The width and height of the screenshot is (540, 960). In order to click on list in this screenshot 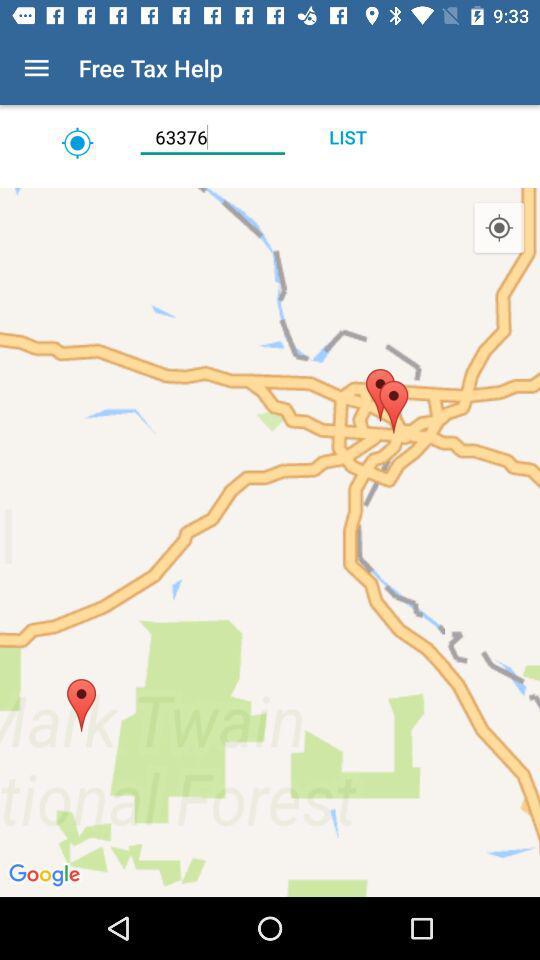, I will do `click(346, 136)`.